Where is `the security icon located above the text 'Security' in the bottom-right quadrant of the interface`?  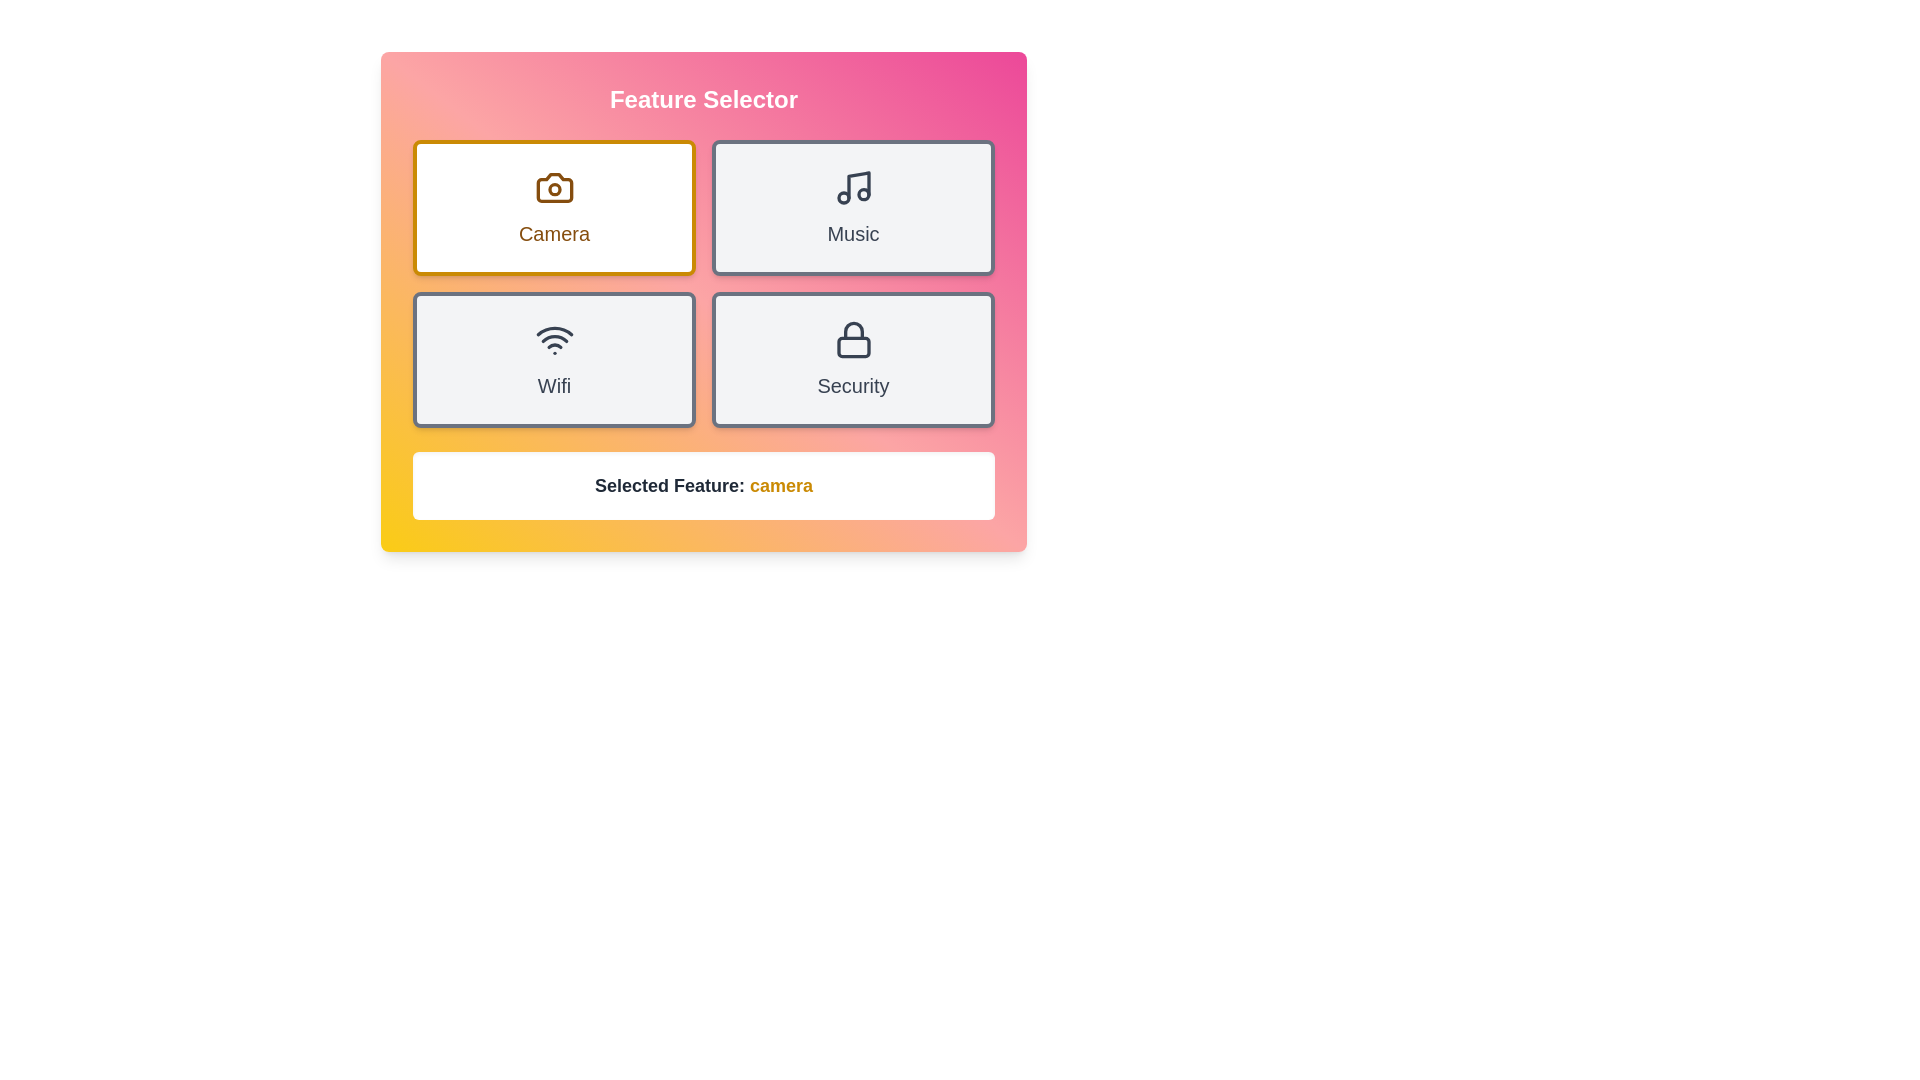 the security icon located above the text 'Security' in the bottom-right quadrant of the interface is located at coordinates (853, 338).